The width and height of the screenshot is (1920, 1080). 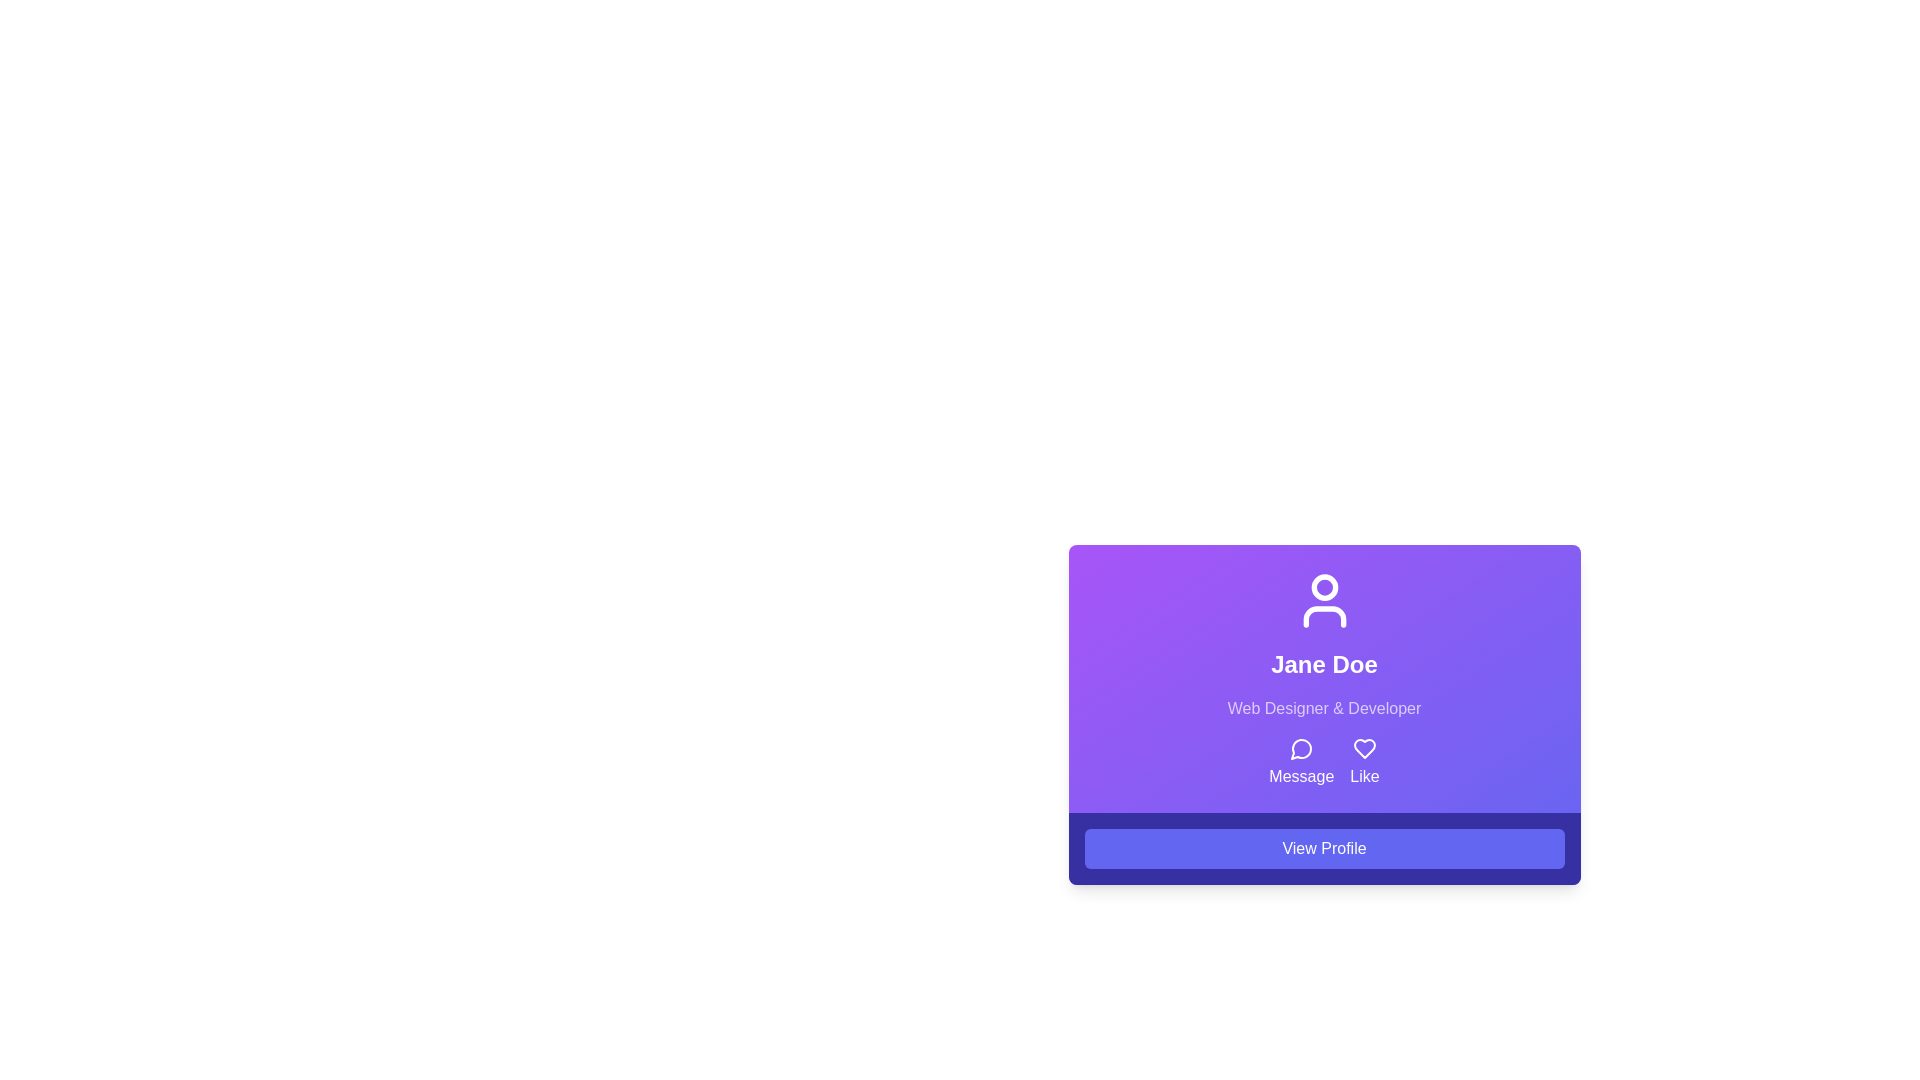 What do you see at coordinates (1324, 708) in the screenshot?
I see `subtitle text 'Web Designer & Developer' located in the information card below the primary text 'Jane Doe'` at bounding box center [1324, 708].